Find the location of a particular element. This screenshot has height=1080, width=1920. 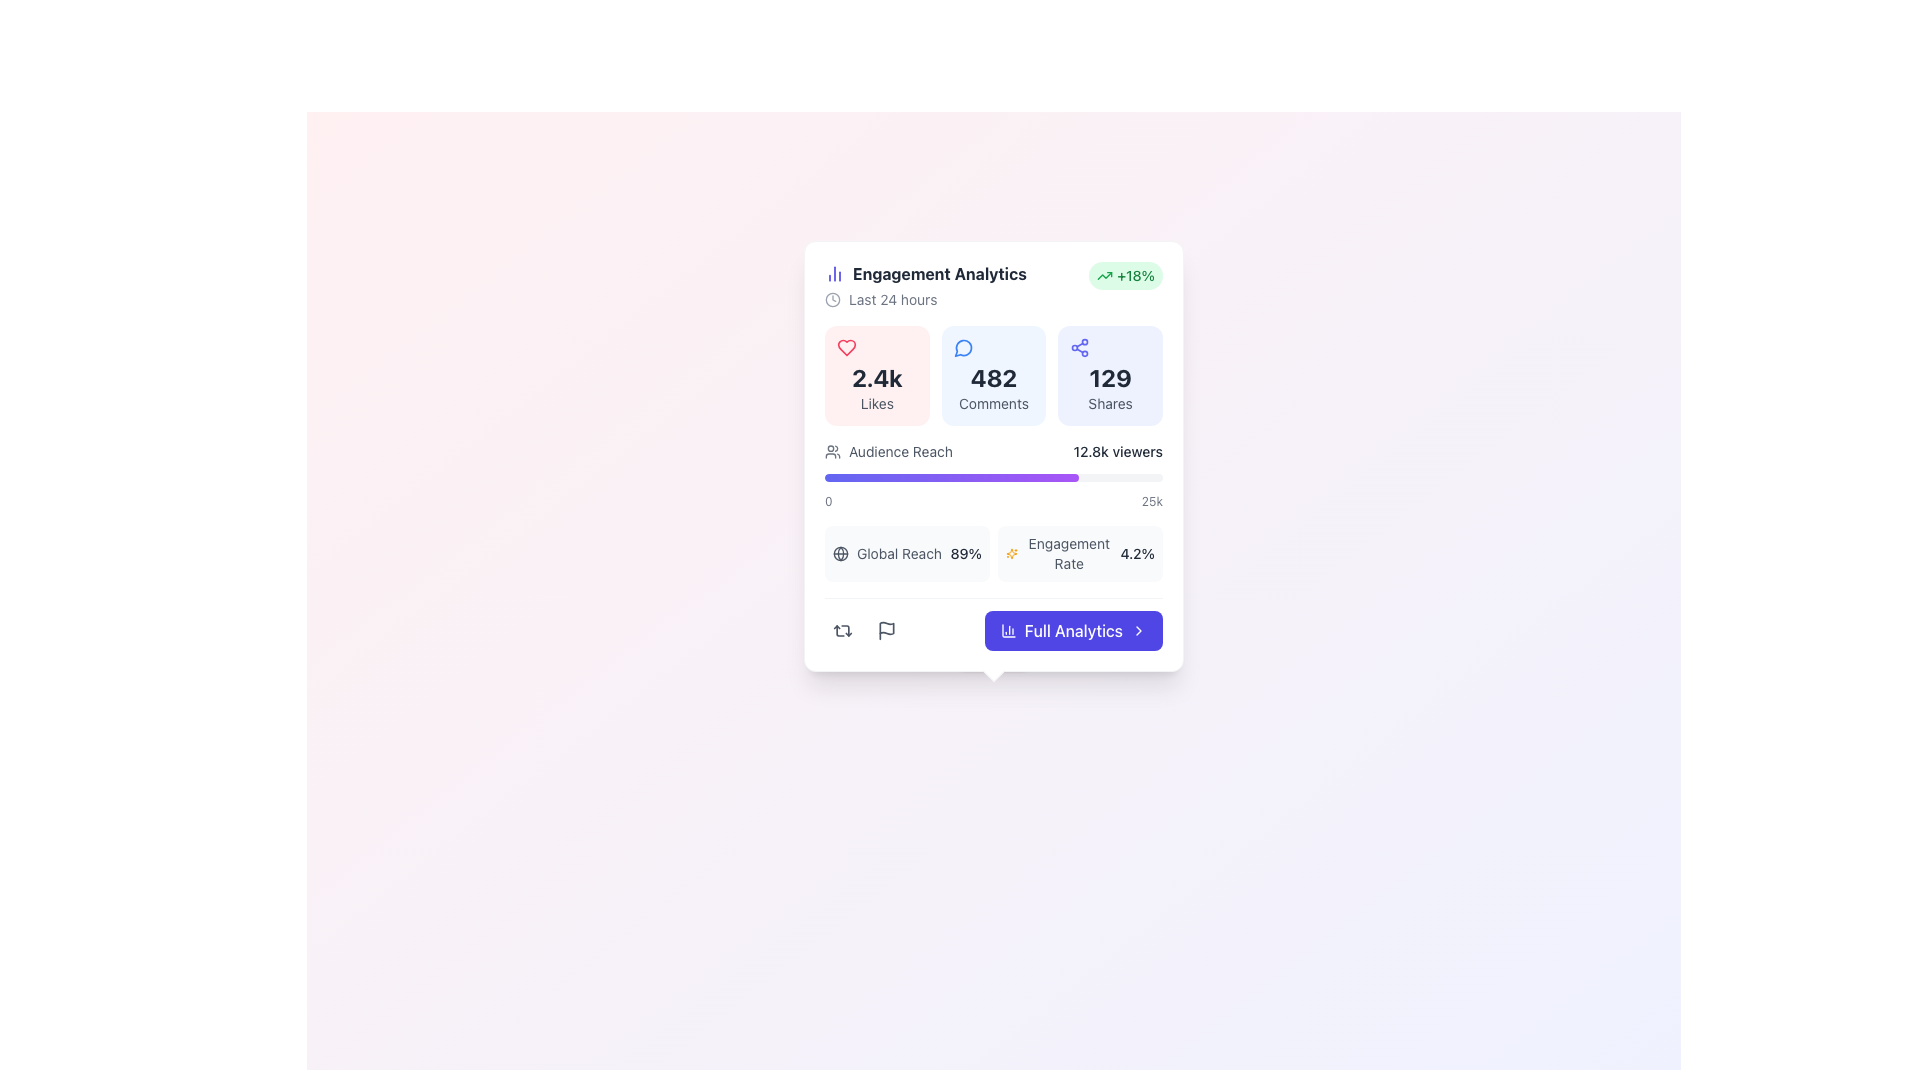

the Progress bar titled 'Audience Reach' which displays '12.8k viewers' and has a gradient color from indigo to purple is located at coordinates (993, 475).